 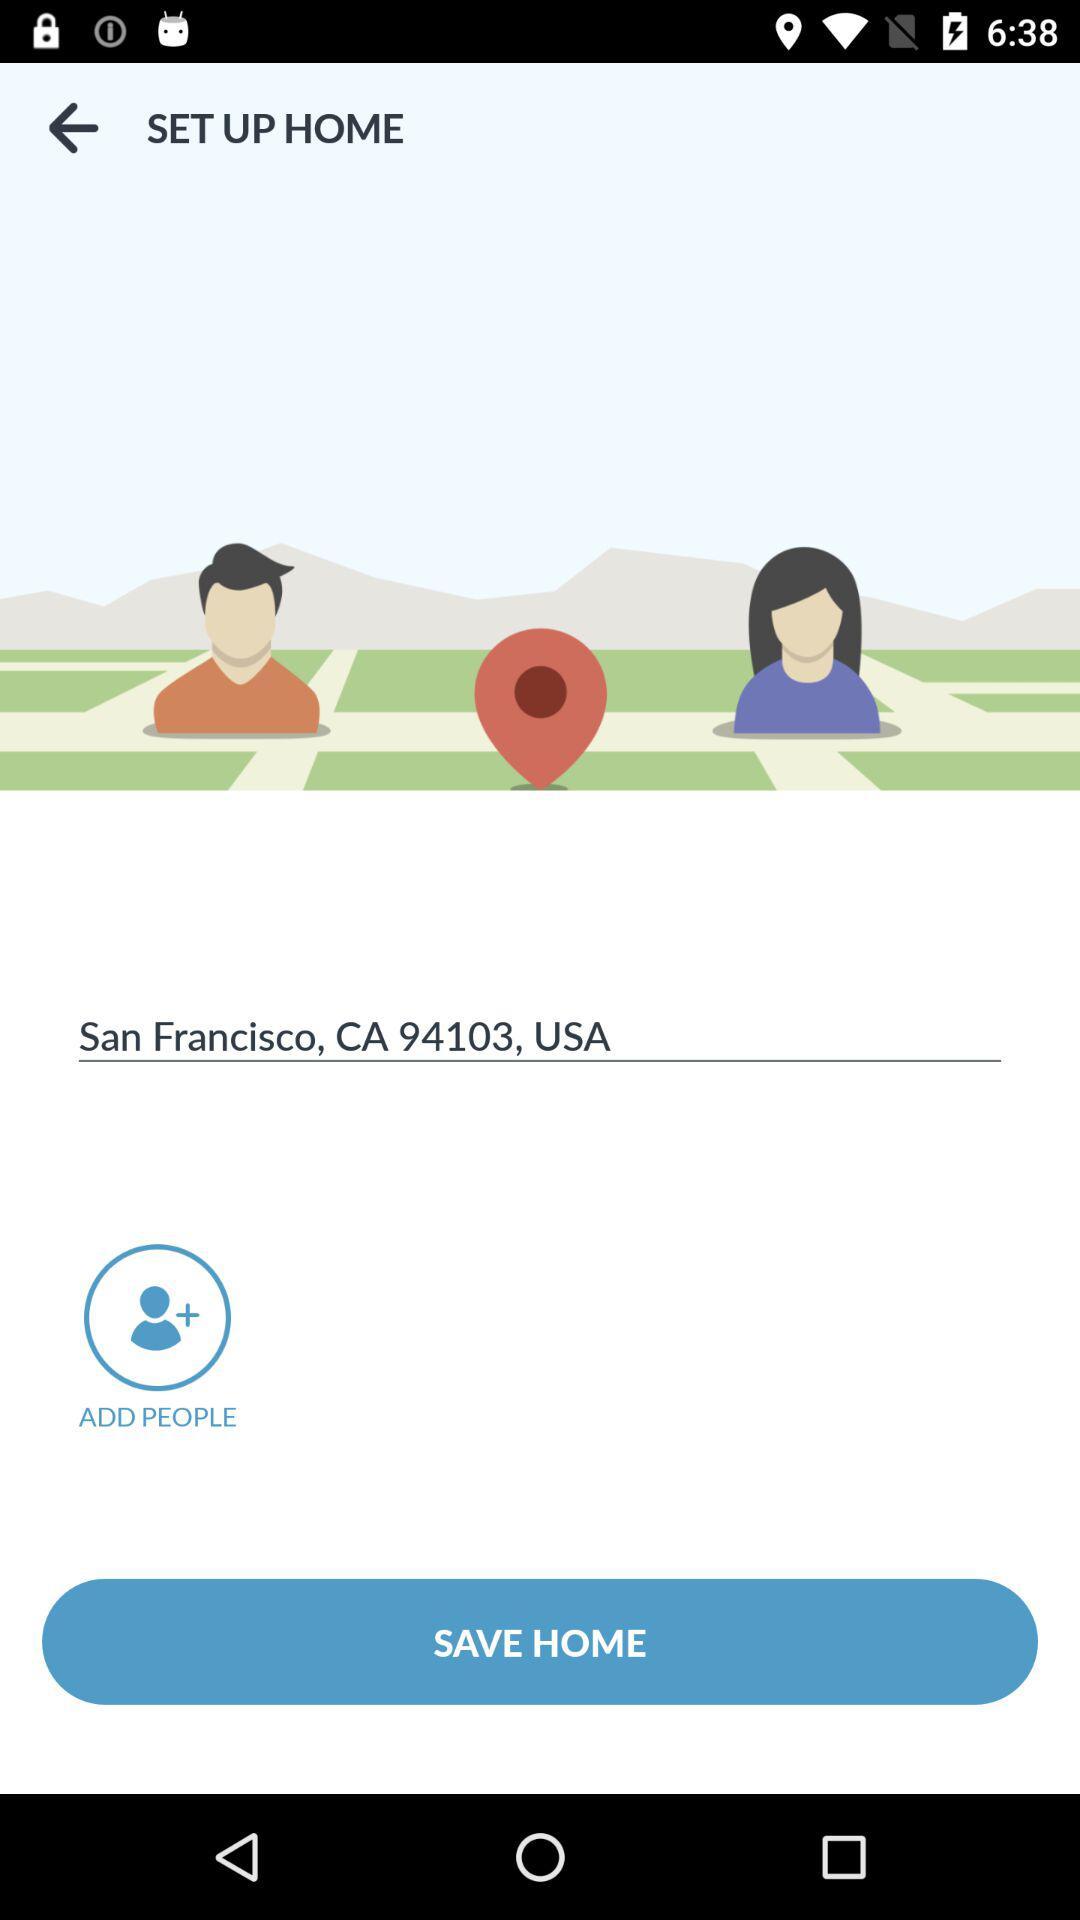 What do you see at coordinates (540, 1034) in the screenshot?
I see `item at the center` at bounding box center [540, 1034].